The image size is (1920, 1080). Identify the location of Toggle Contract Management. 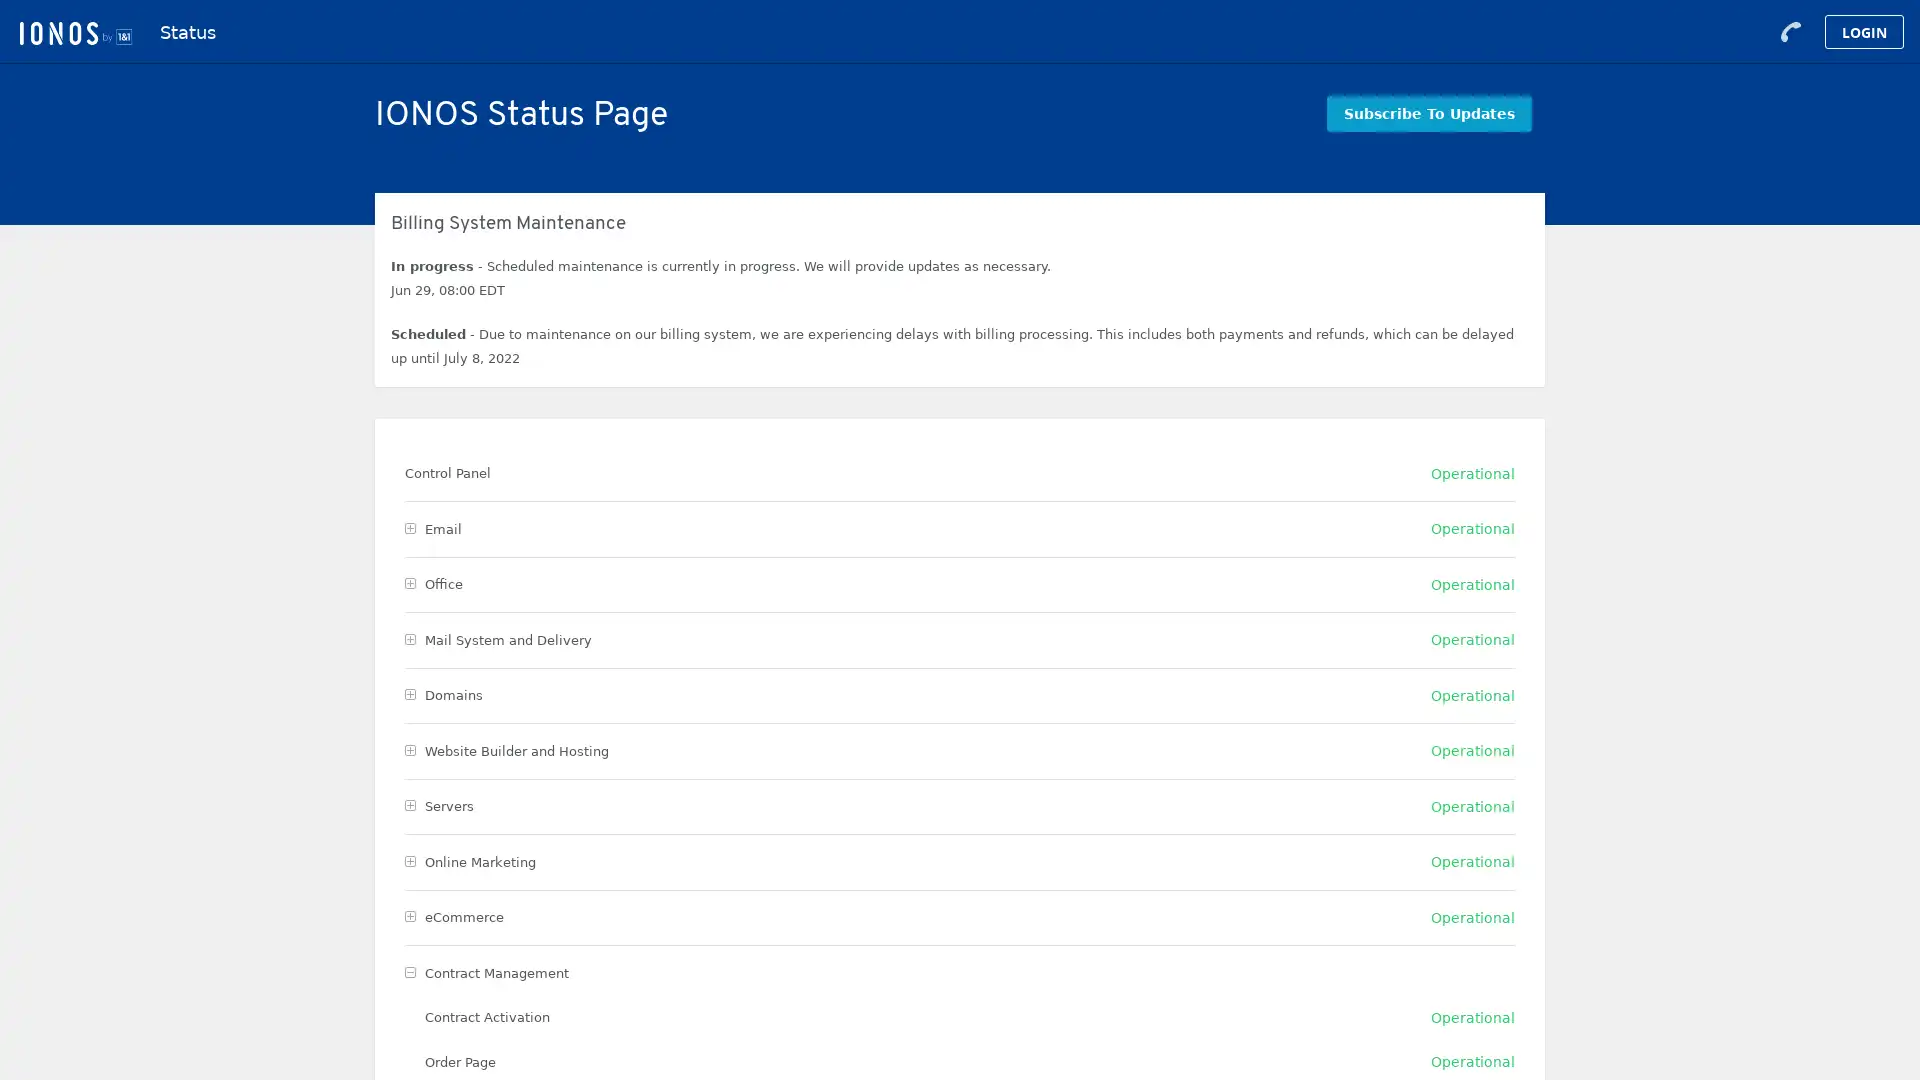
(409, 971).